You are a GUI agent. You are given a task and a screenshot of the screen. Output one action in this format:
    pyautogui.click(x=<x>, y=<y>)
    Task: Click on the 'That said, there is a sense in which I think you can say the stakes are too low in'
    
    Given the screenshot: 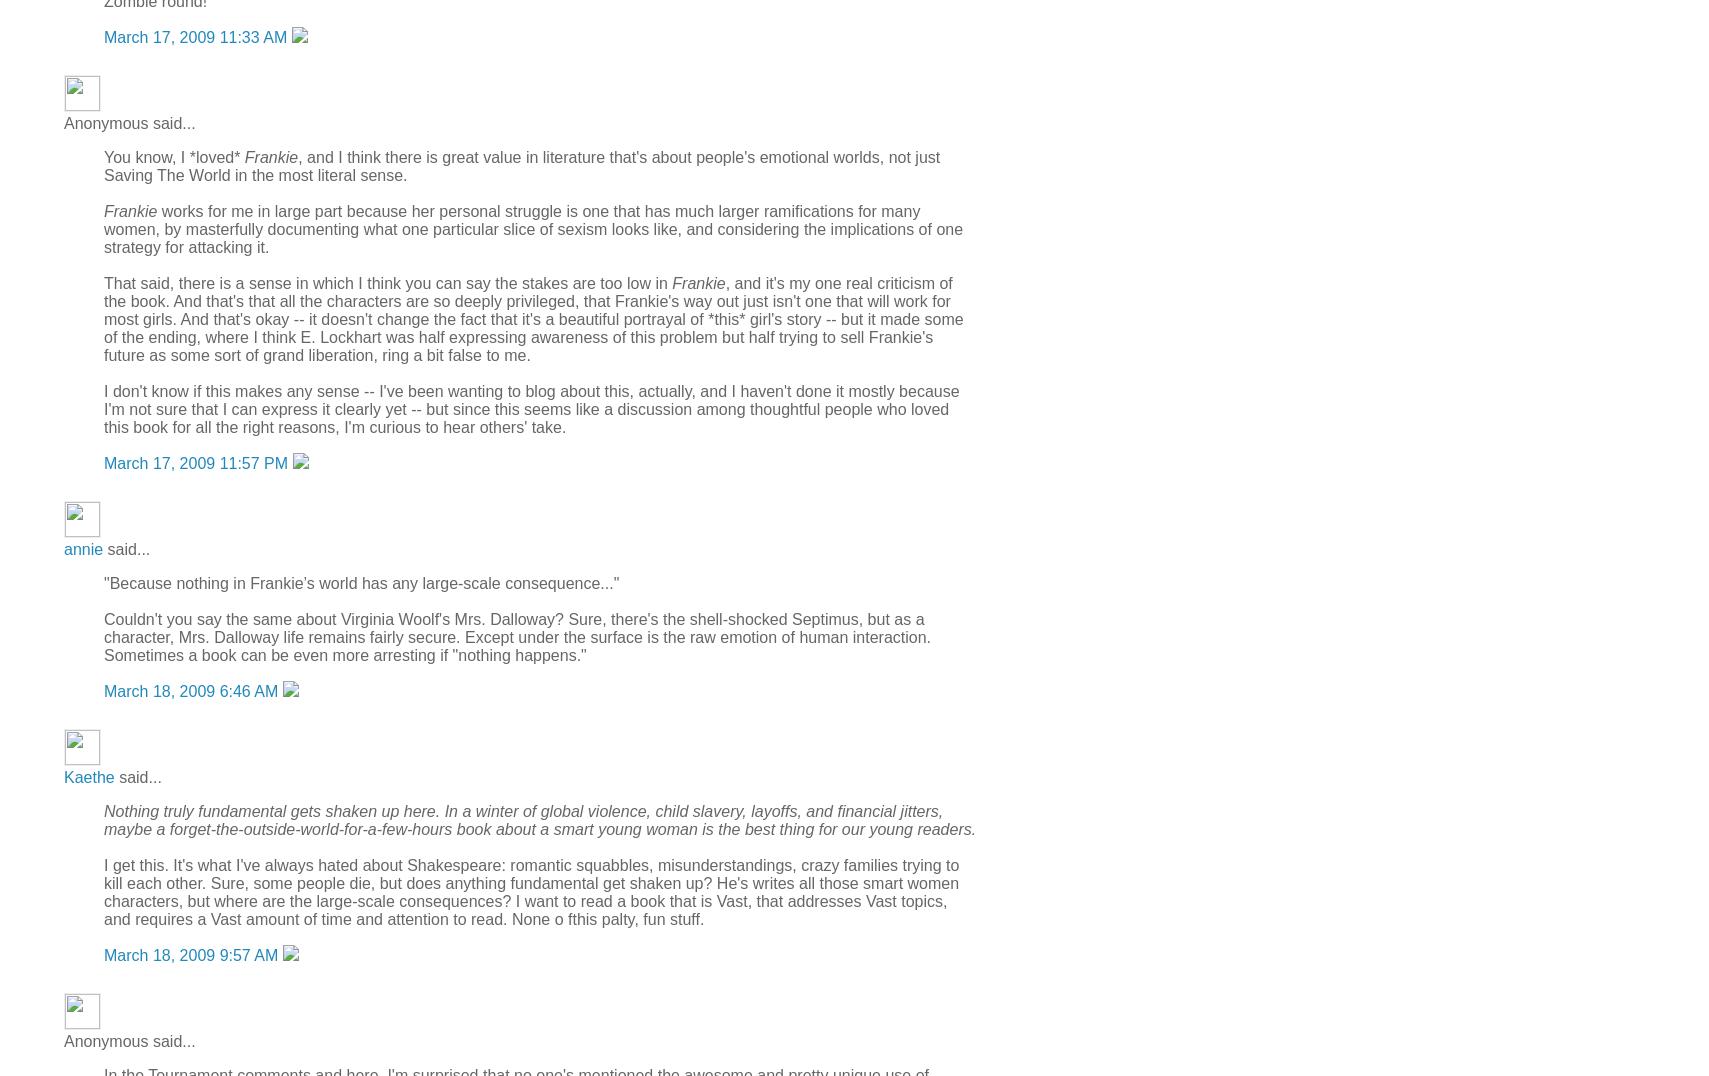 What is the action you would take?
    pyautogui.click(x=386, y=281)
    